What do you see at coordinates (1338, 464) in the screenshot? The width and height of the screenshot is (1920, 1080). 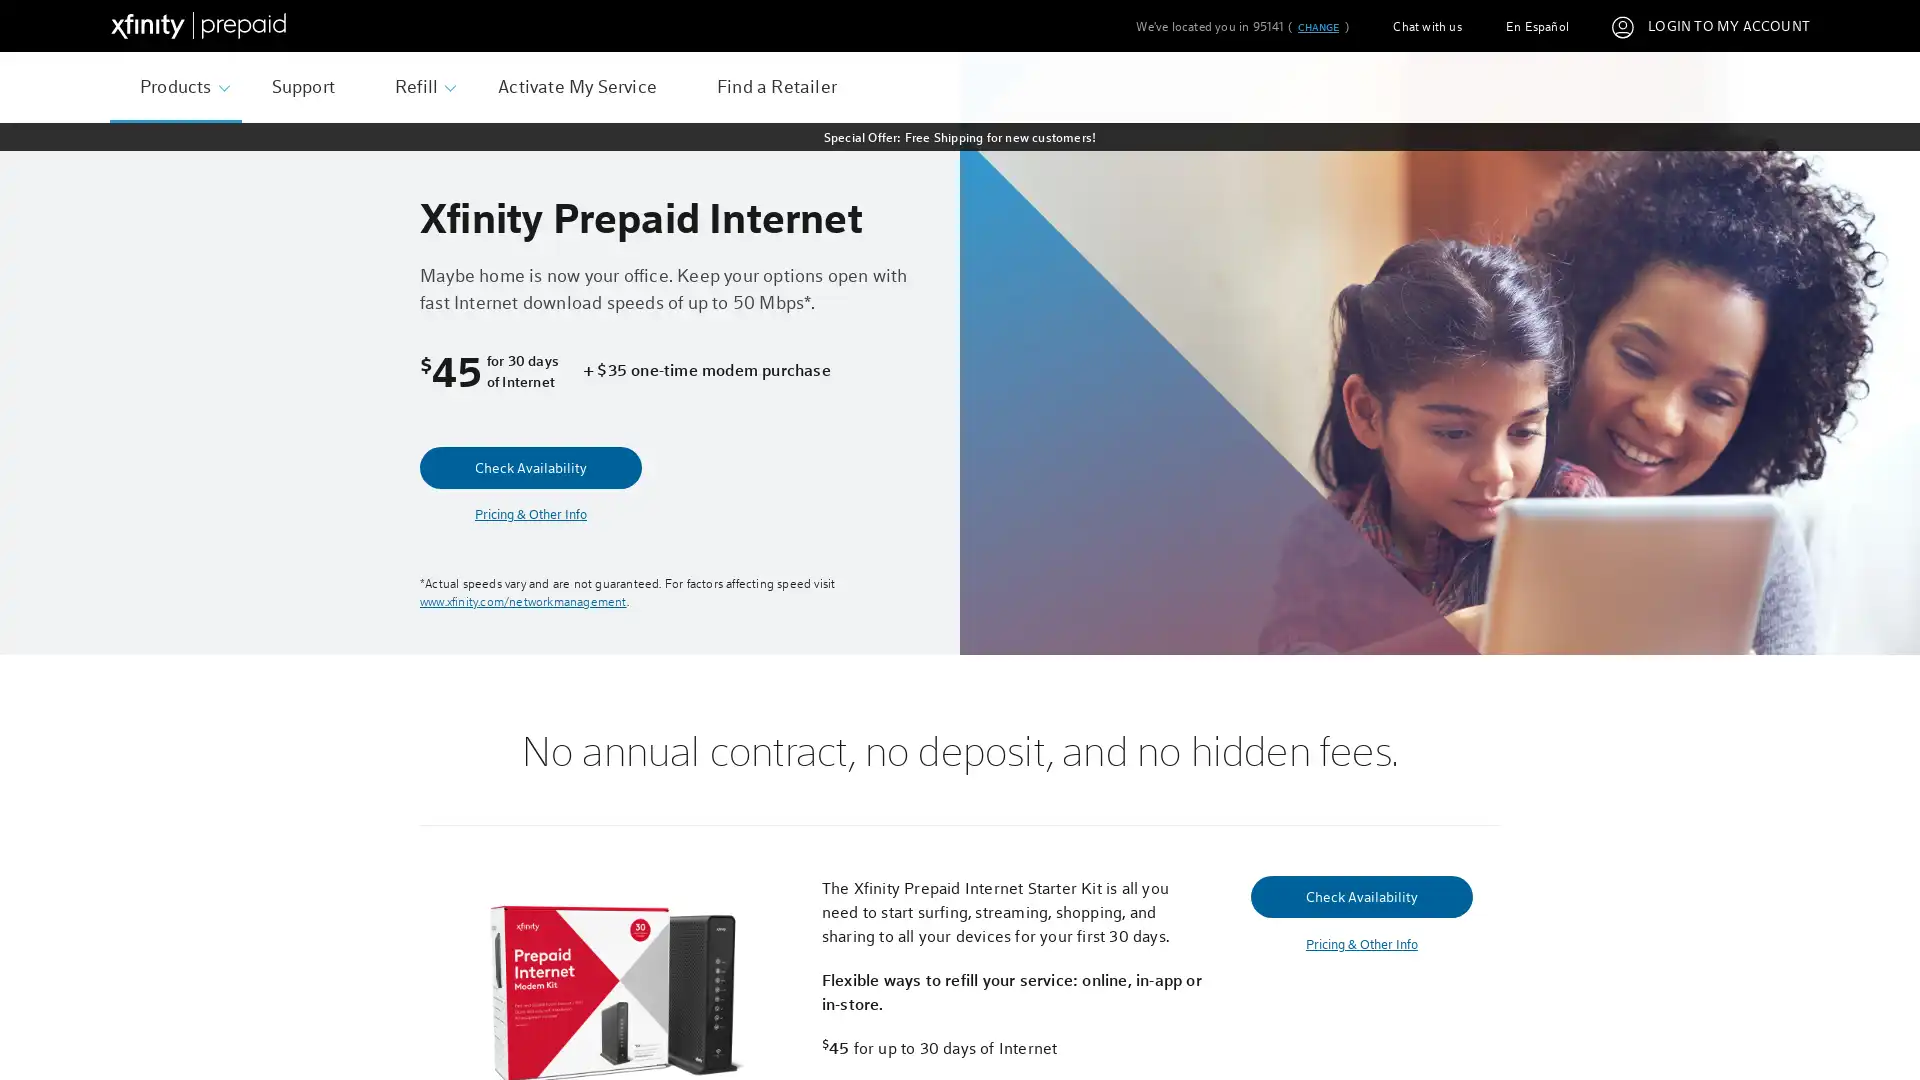 I see `Close this dialog window` at bounding box center [1338, 464].